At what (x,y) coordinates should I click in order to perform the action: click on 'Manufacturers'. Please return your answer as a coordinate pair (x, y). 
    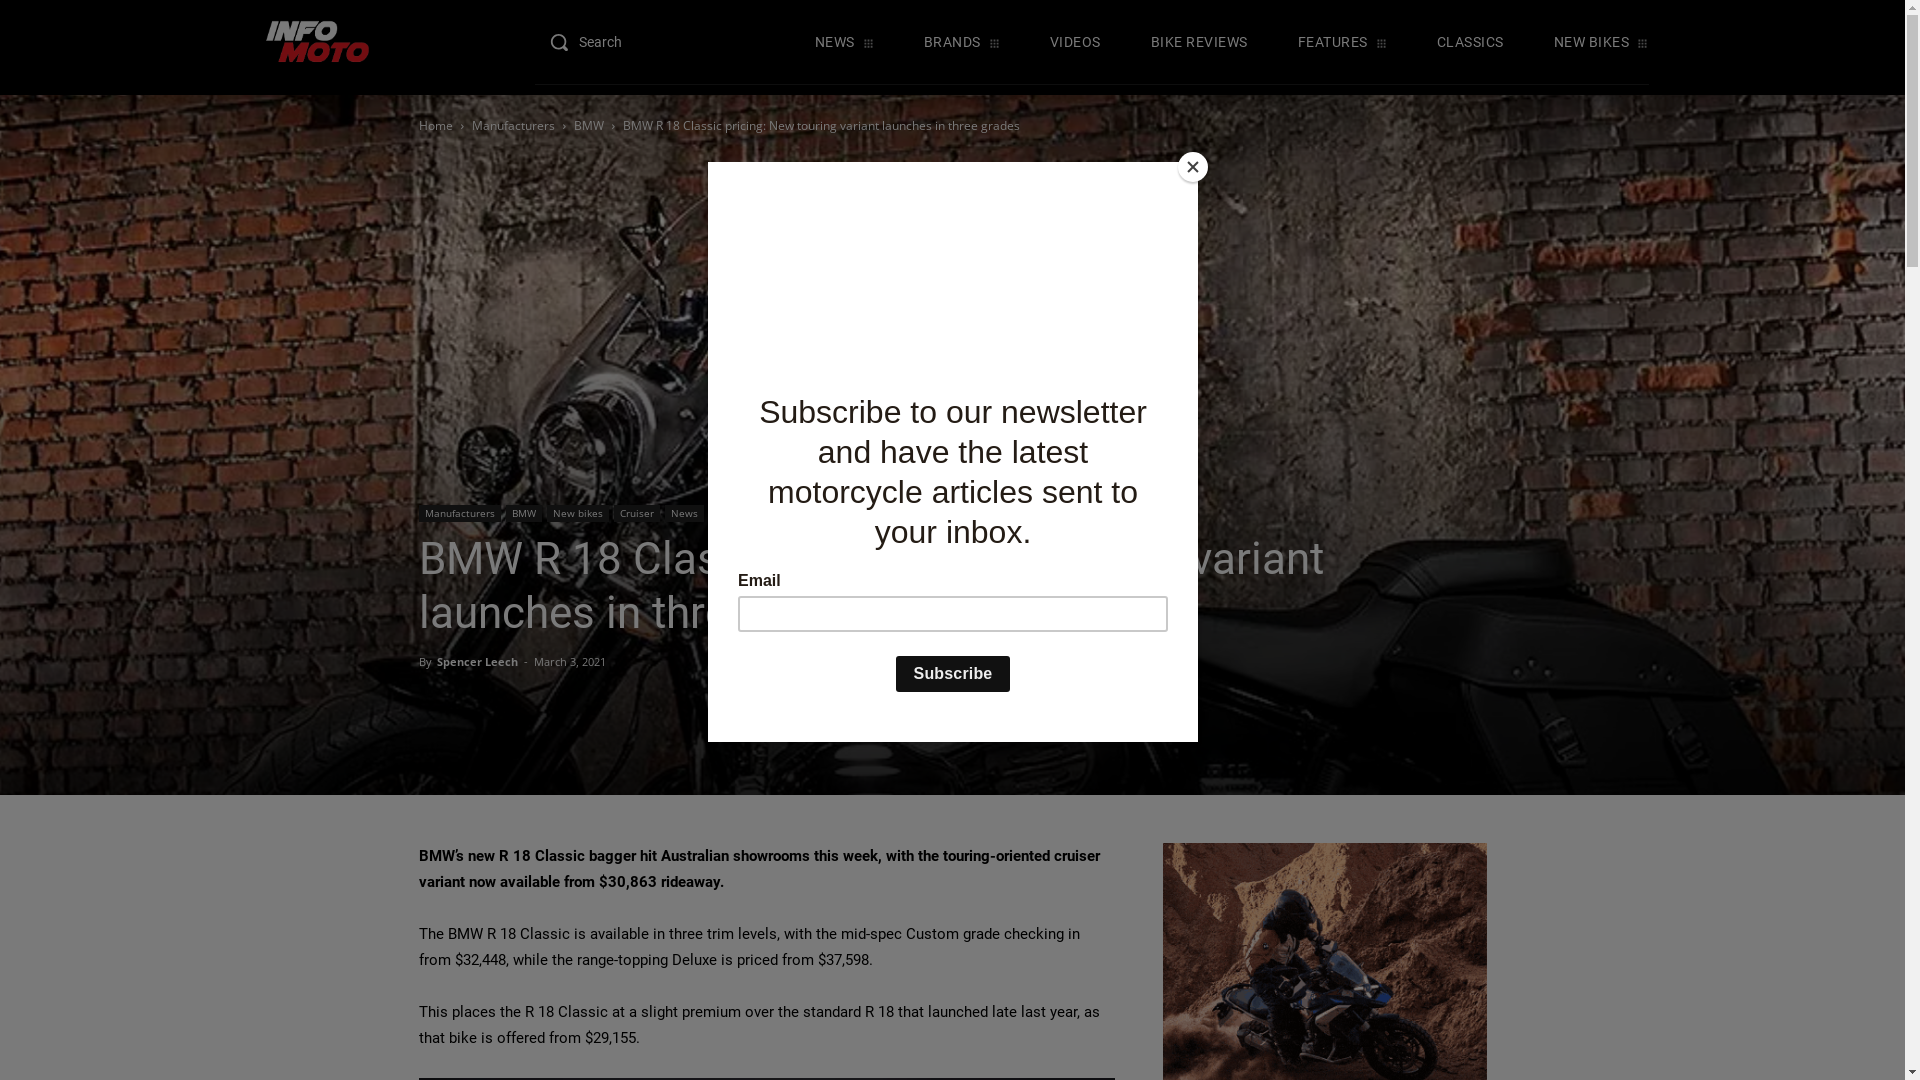
    Looking at the image, I should click on (458, 512).